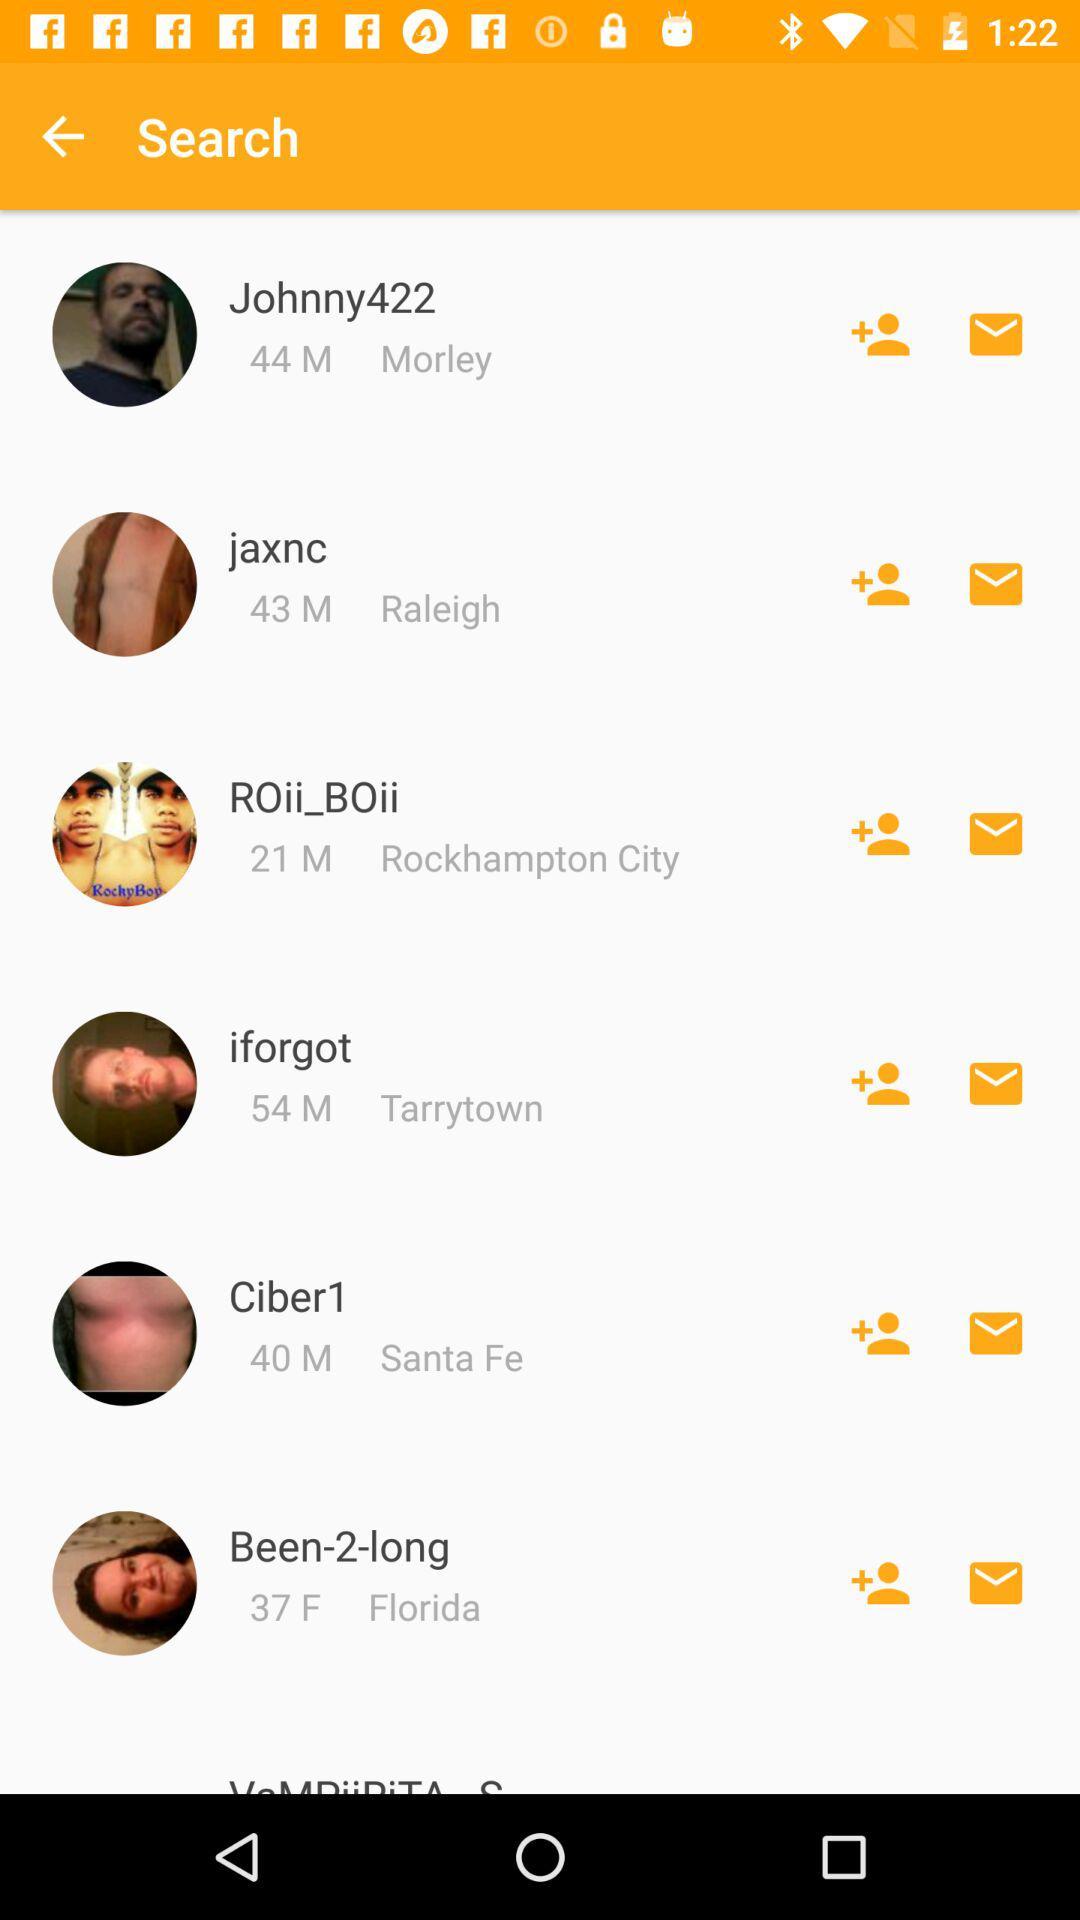 This screenshot has width=1080, height=1920. I want to click on open profile, so click(124, 1333).